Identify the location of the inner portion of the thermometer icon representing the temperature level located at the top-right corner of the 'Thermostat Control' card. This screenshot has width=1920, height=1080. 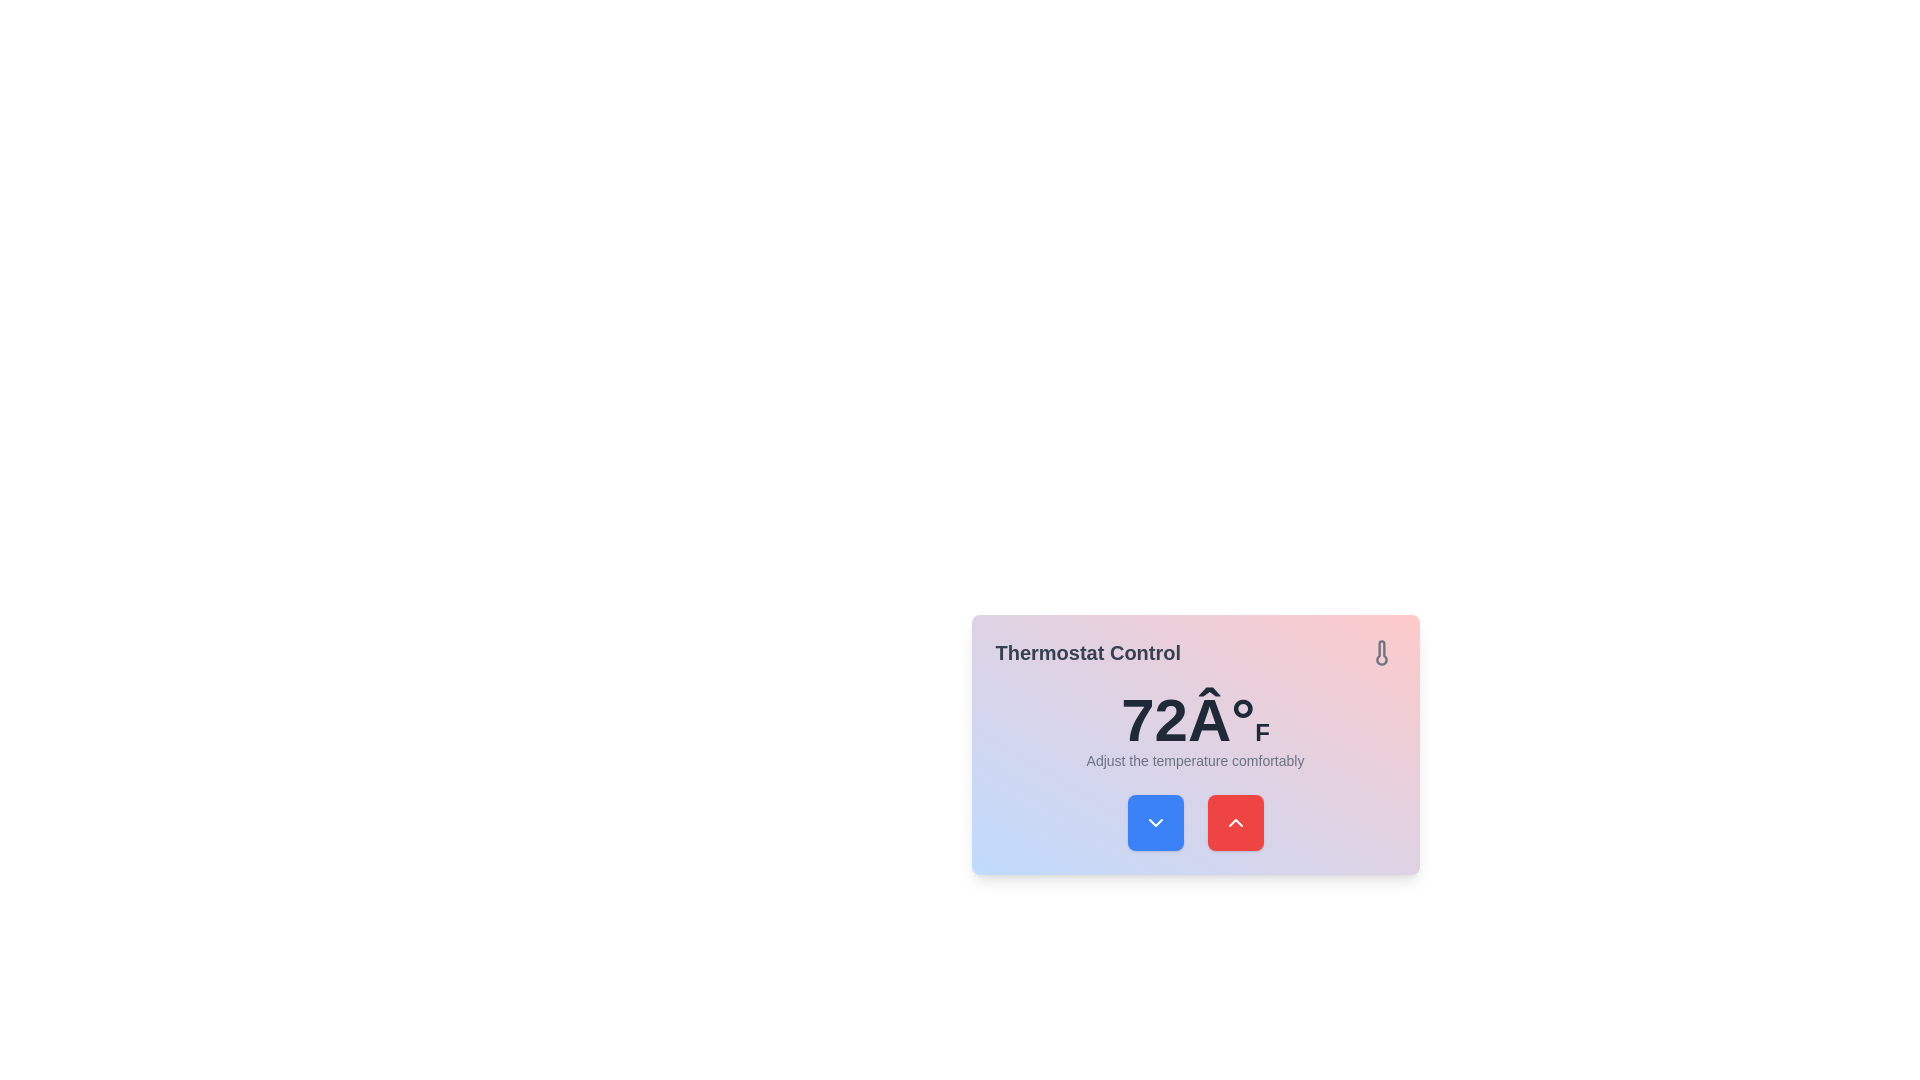
(1380, 652).